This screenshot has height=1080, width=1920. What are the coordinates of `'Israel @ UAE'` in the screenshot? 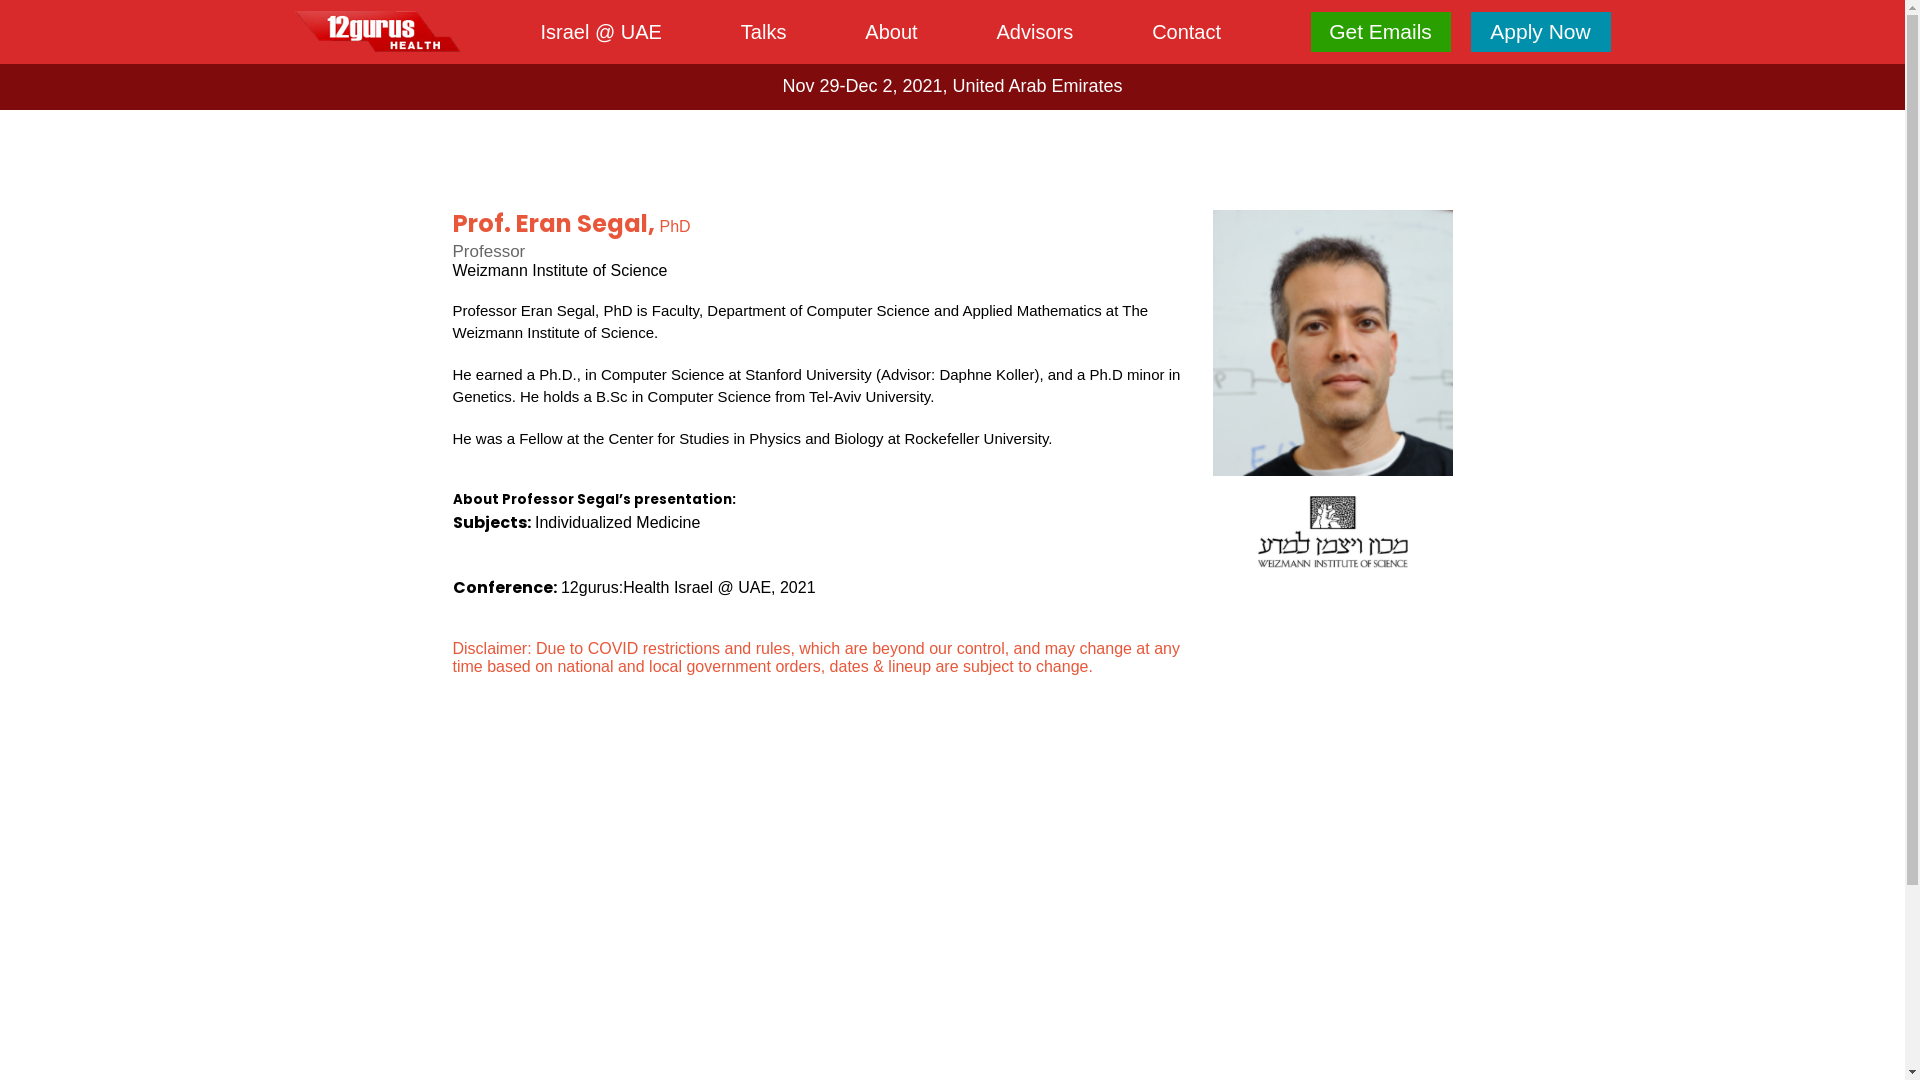 It's located at (599, 31).